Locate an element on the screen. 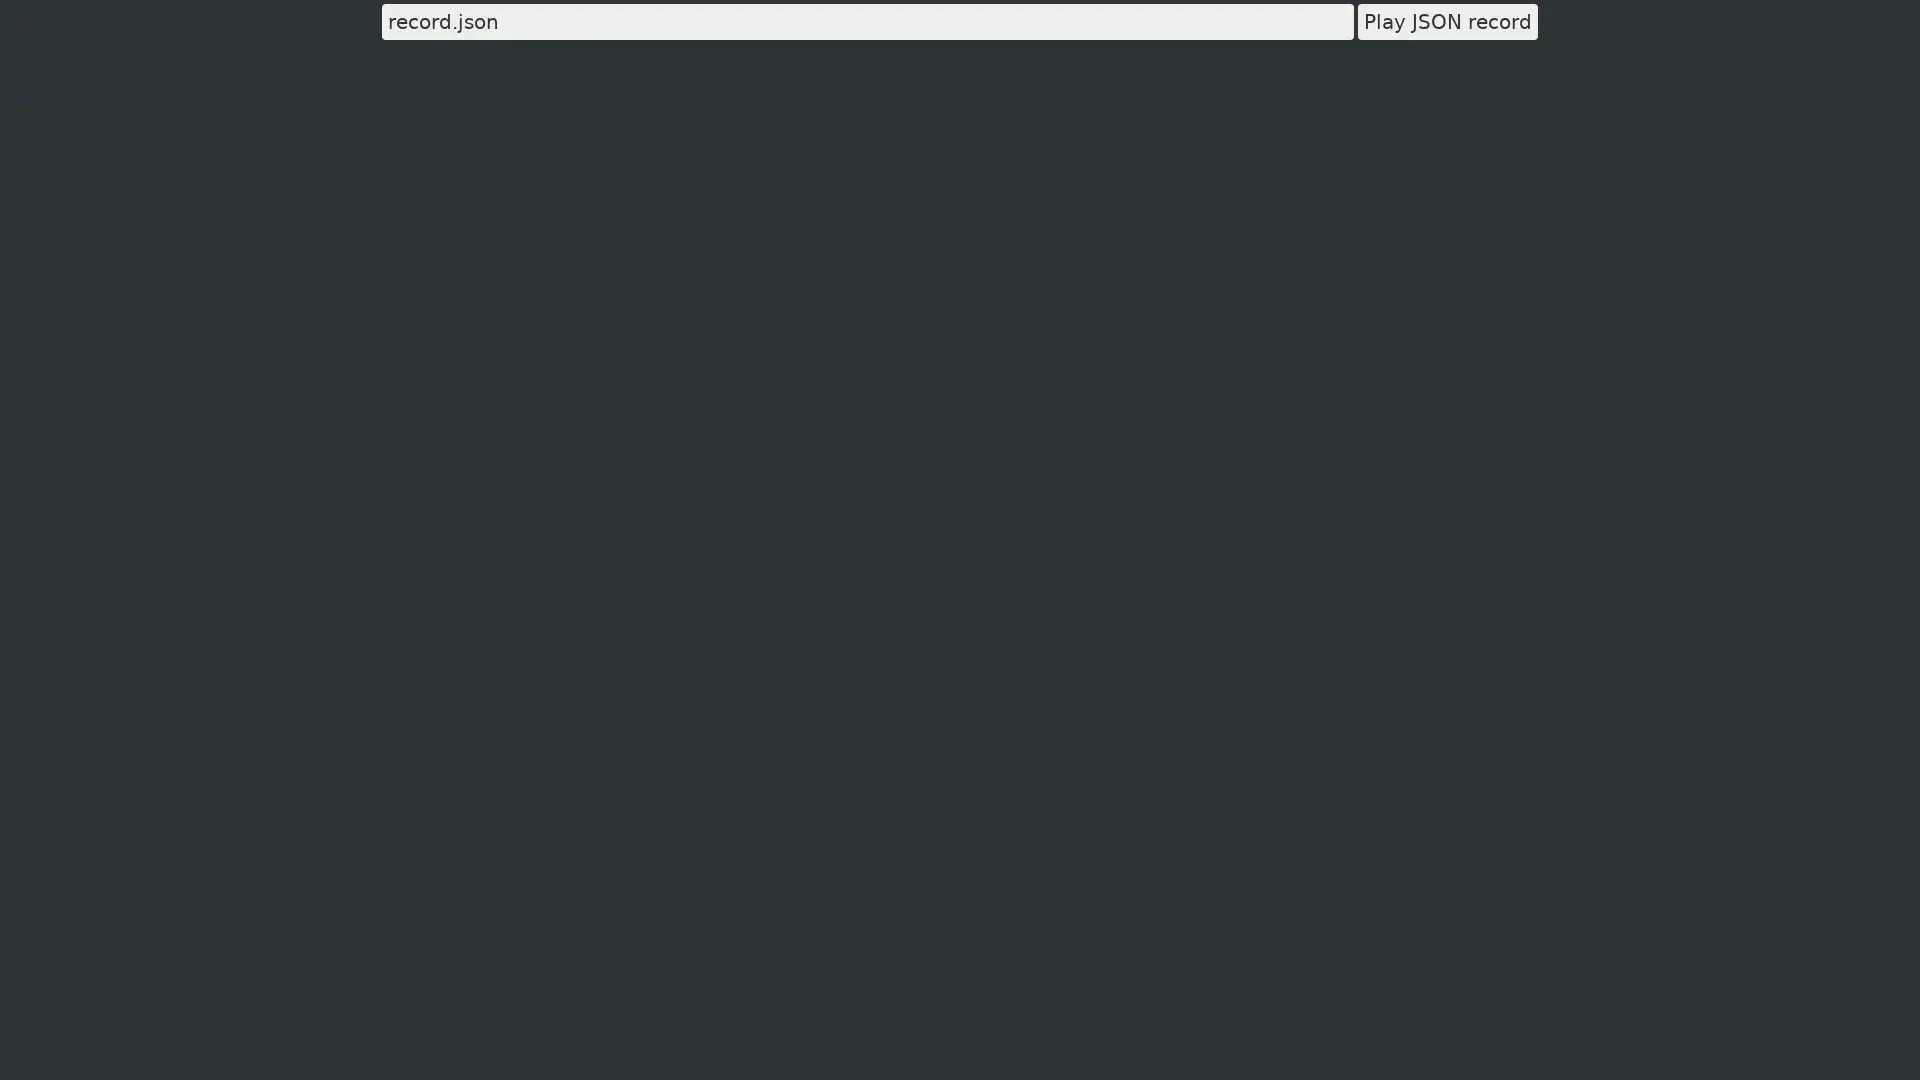 This screenshot has height=1080, width=1920. Play JSON record is located at coordinates (1448, 22).